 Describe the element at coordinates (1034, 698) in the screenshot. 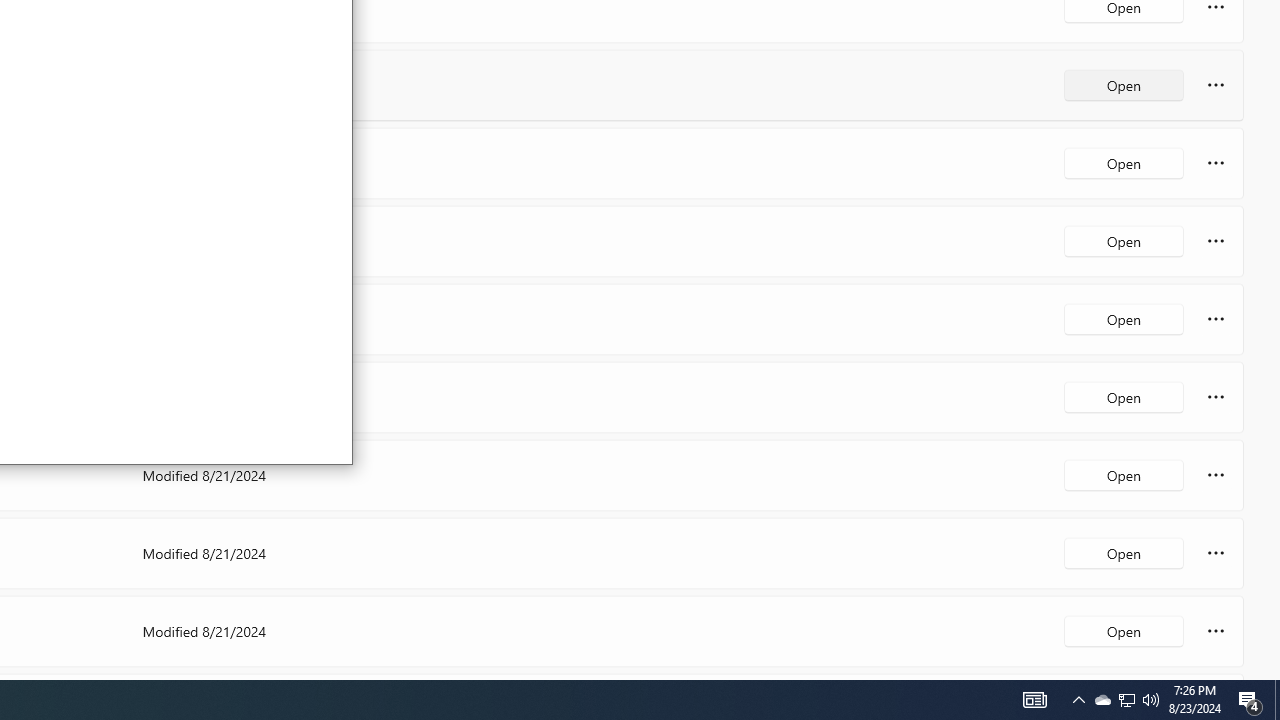

I see `'Notification Chevron'` at that location.